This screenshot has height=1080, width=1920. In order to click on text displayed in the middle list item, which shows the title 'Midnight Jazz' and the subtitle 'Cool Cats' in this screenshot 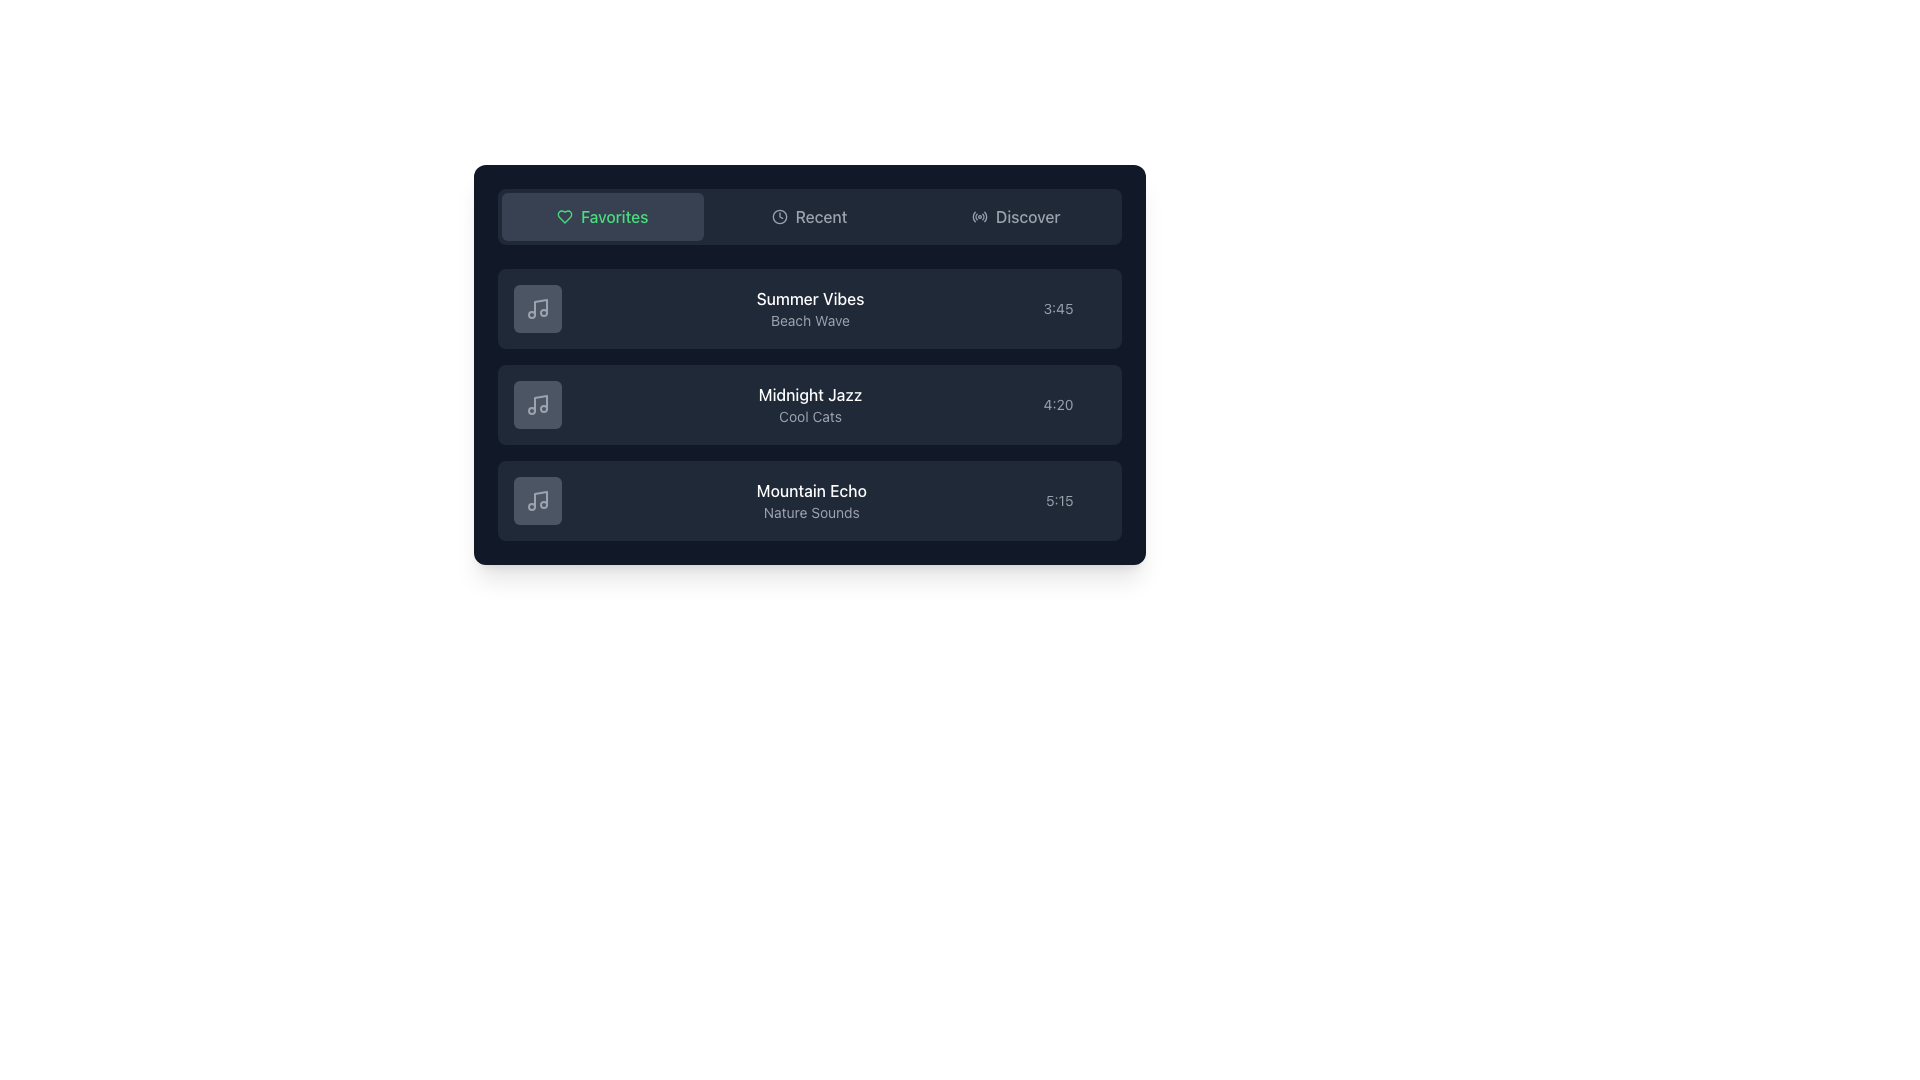, I will do `click(810, 405)`.